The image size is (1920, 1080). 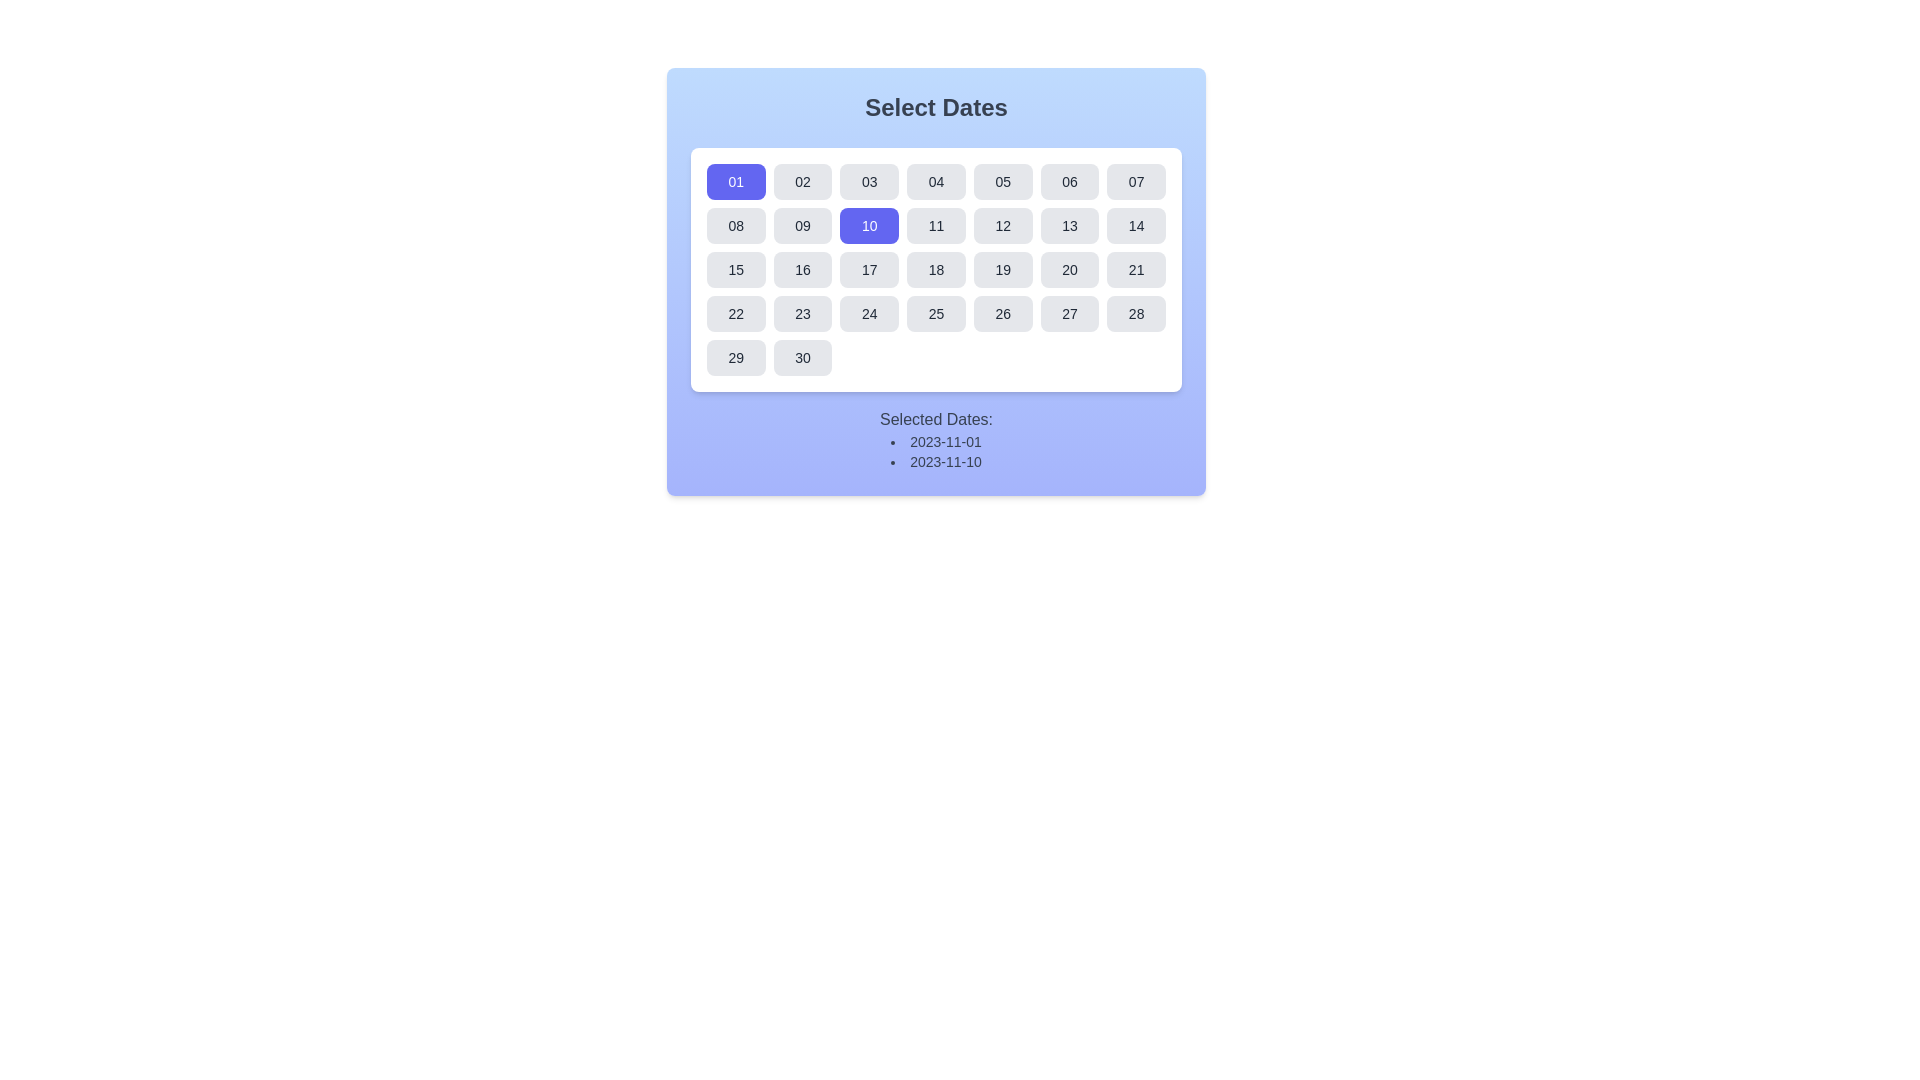 I want to click on the button labeled '29' in the 'Select Dates' section, so click(x=735, y=357).